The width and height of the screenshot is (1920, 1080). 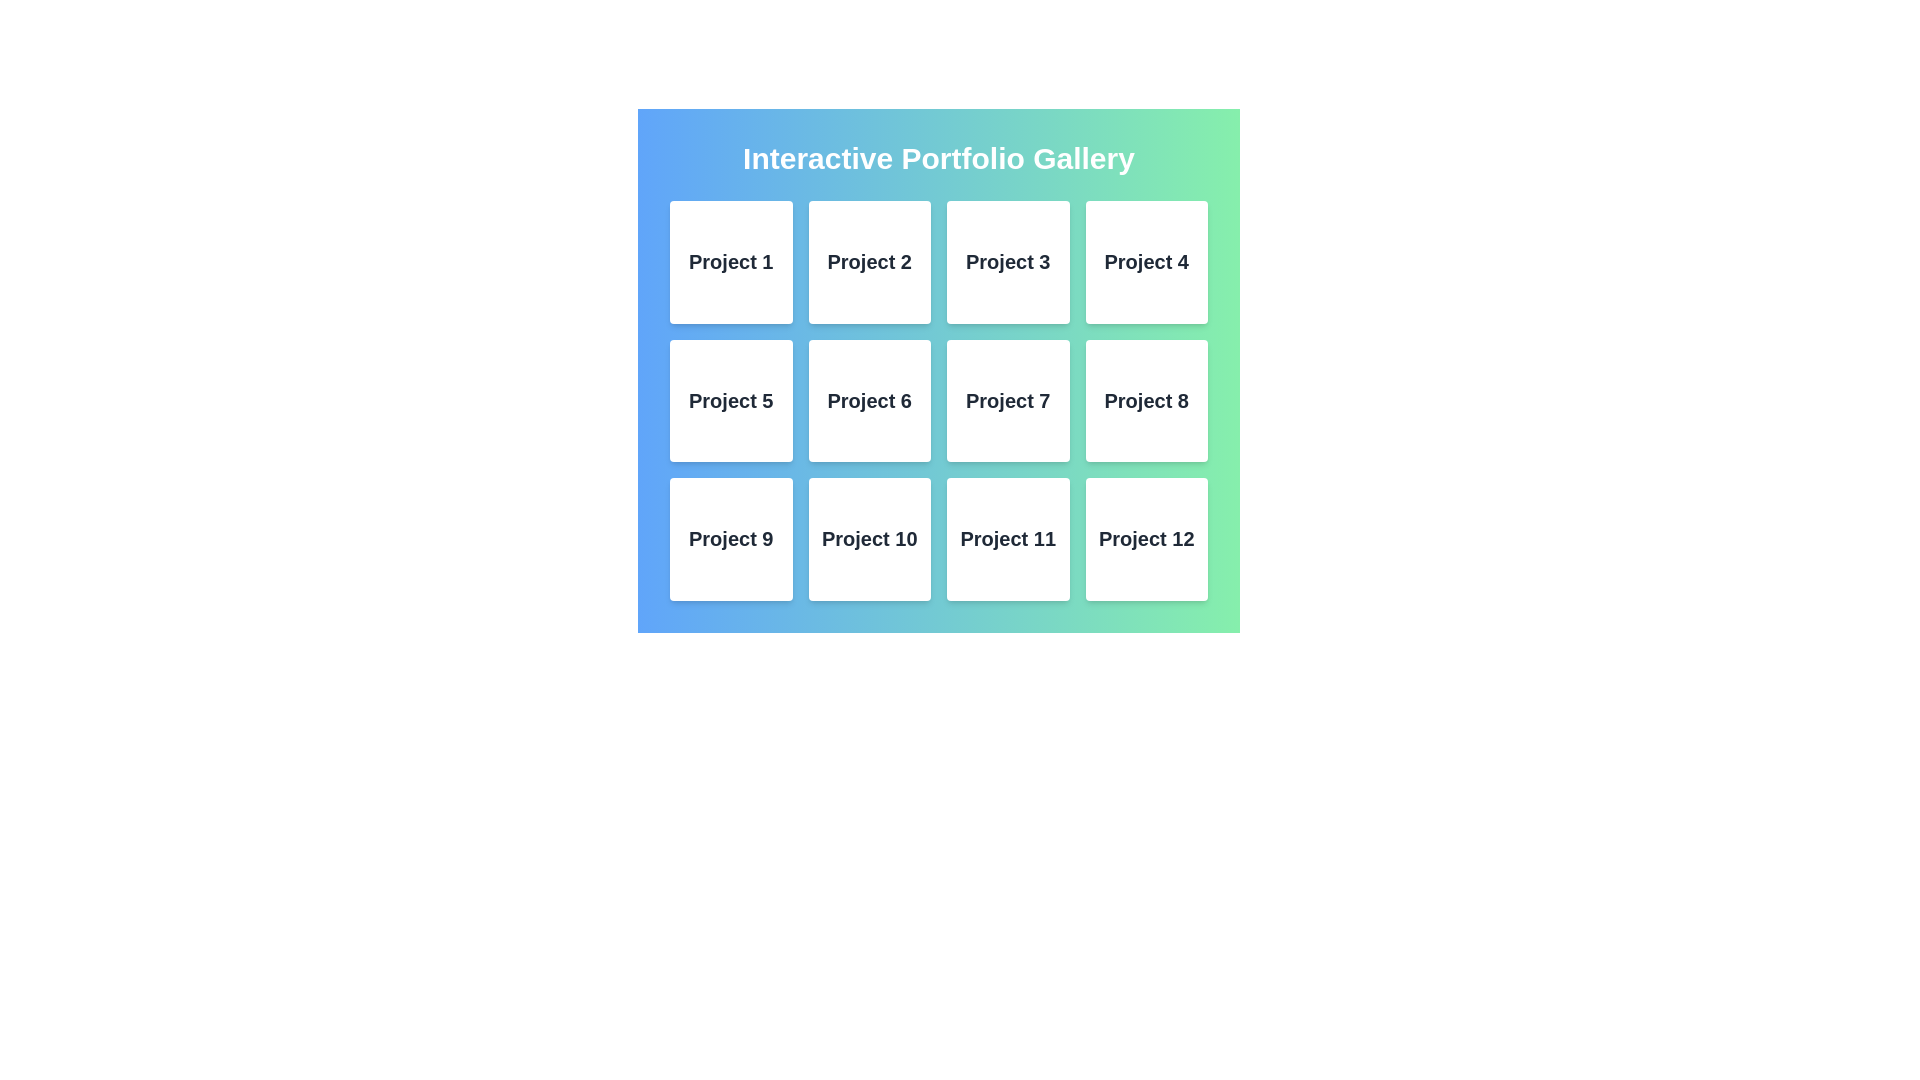 I want to click on the 'Project 2' label card, which is a white rectangular card with rounded corners displaying the label in bold dark text, located in the first row and second column of the project grid layout, so click(x=869, y=261).